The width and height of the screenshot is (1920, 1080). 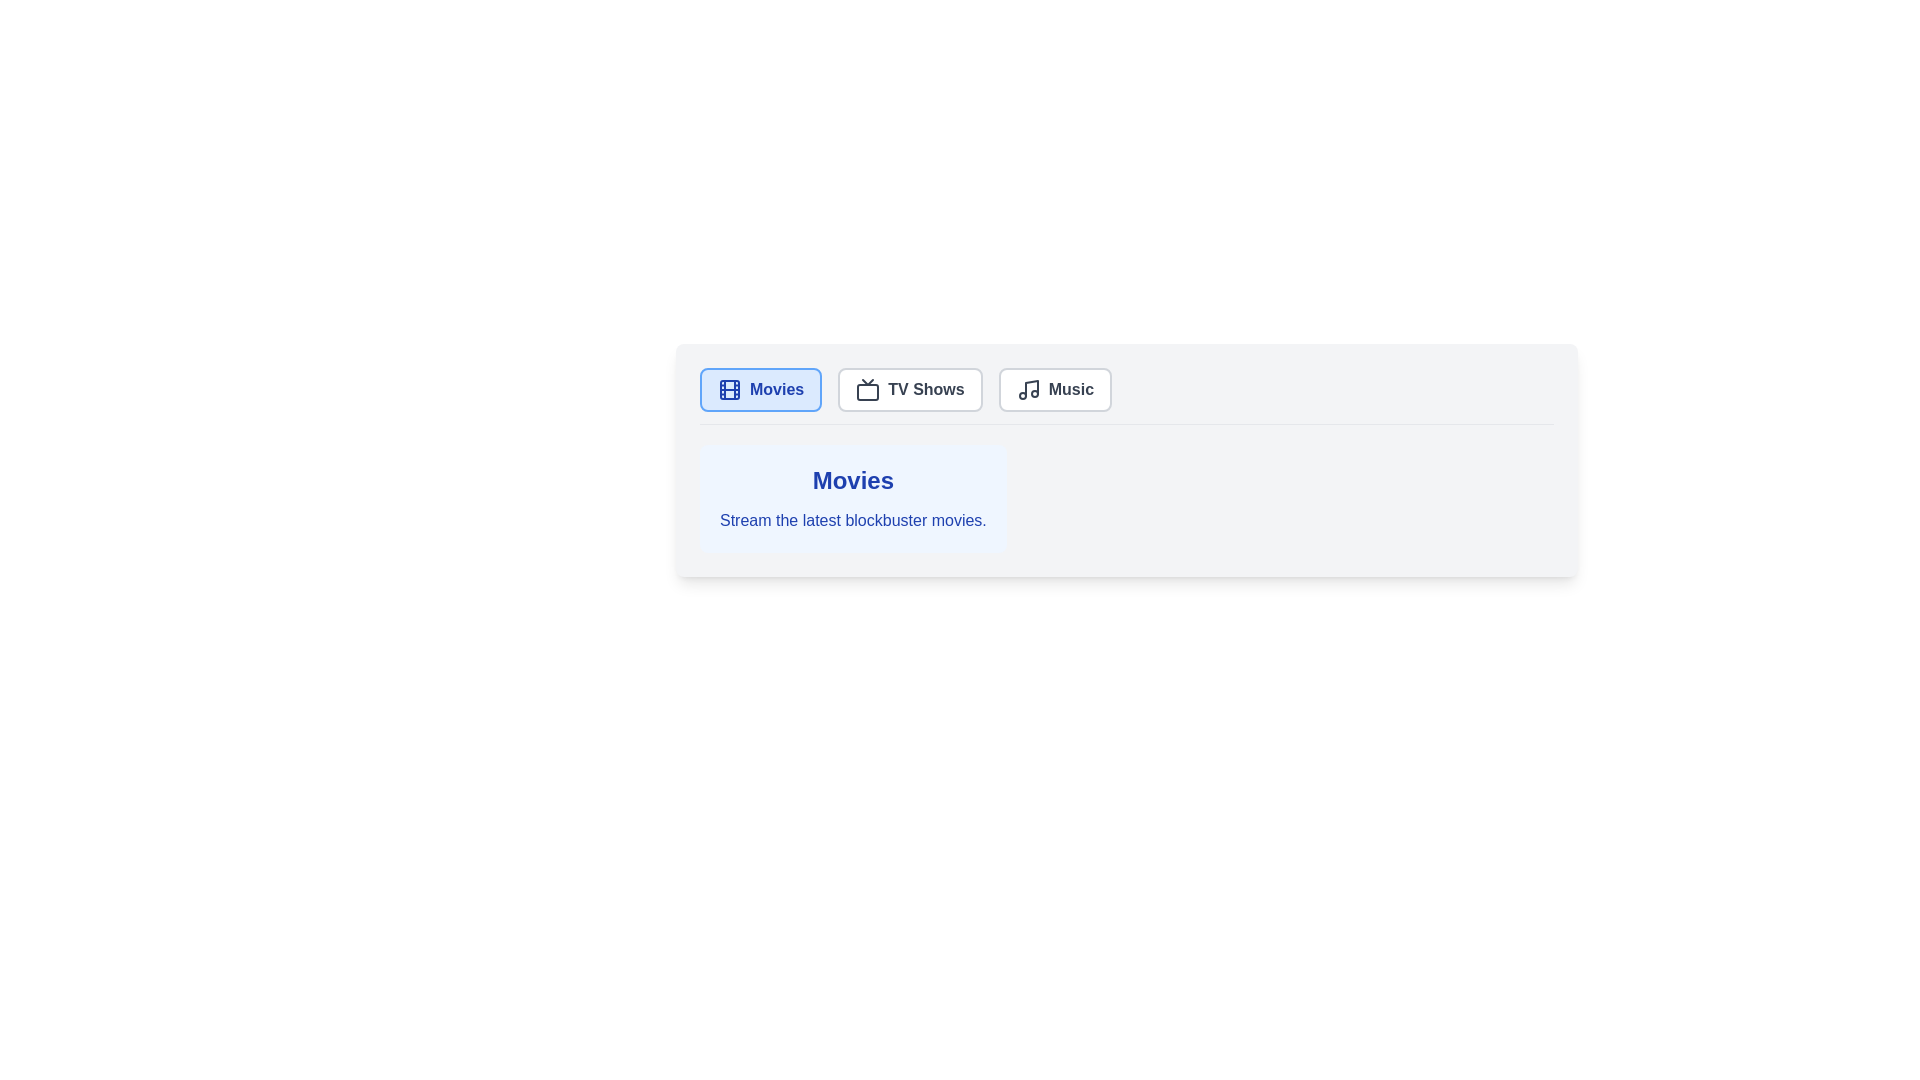 I want to click on the 'TV Shows' button, which is a rectangular button with rounded corners, white background, and gray border, to trigger a style change, so click(x=909, y=389).